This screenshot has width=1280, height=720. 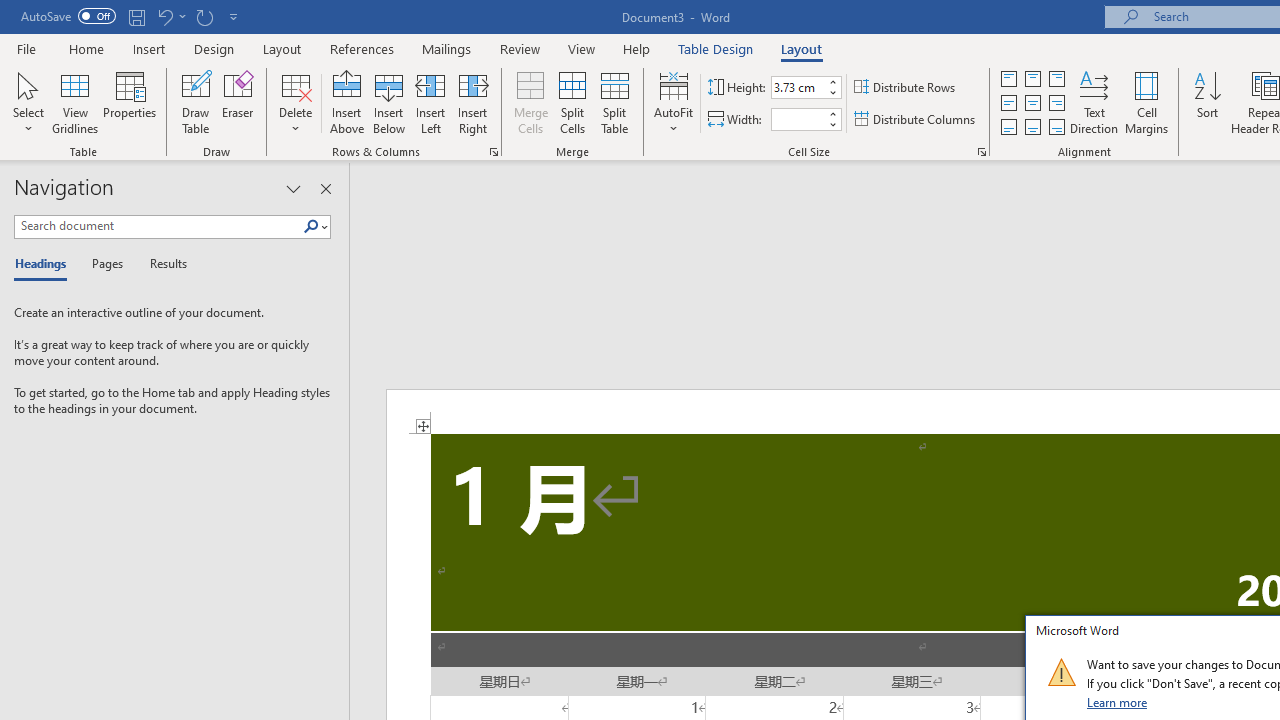 What do you see at coordinates (981, 150) in the screenshot?
I see `'Properties...'` at bounding box center [981, 150].